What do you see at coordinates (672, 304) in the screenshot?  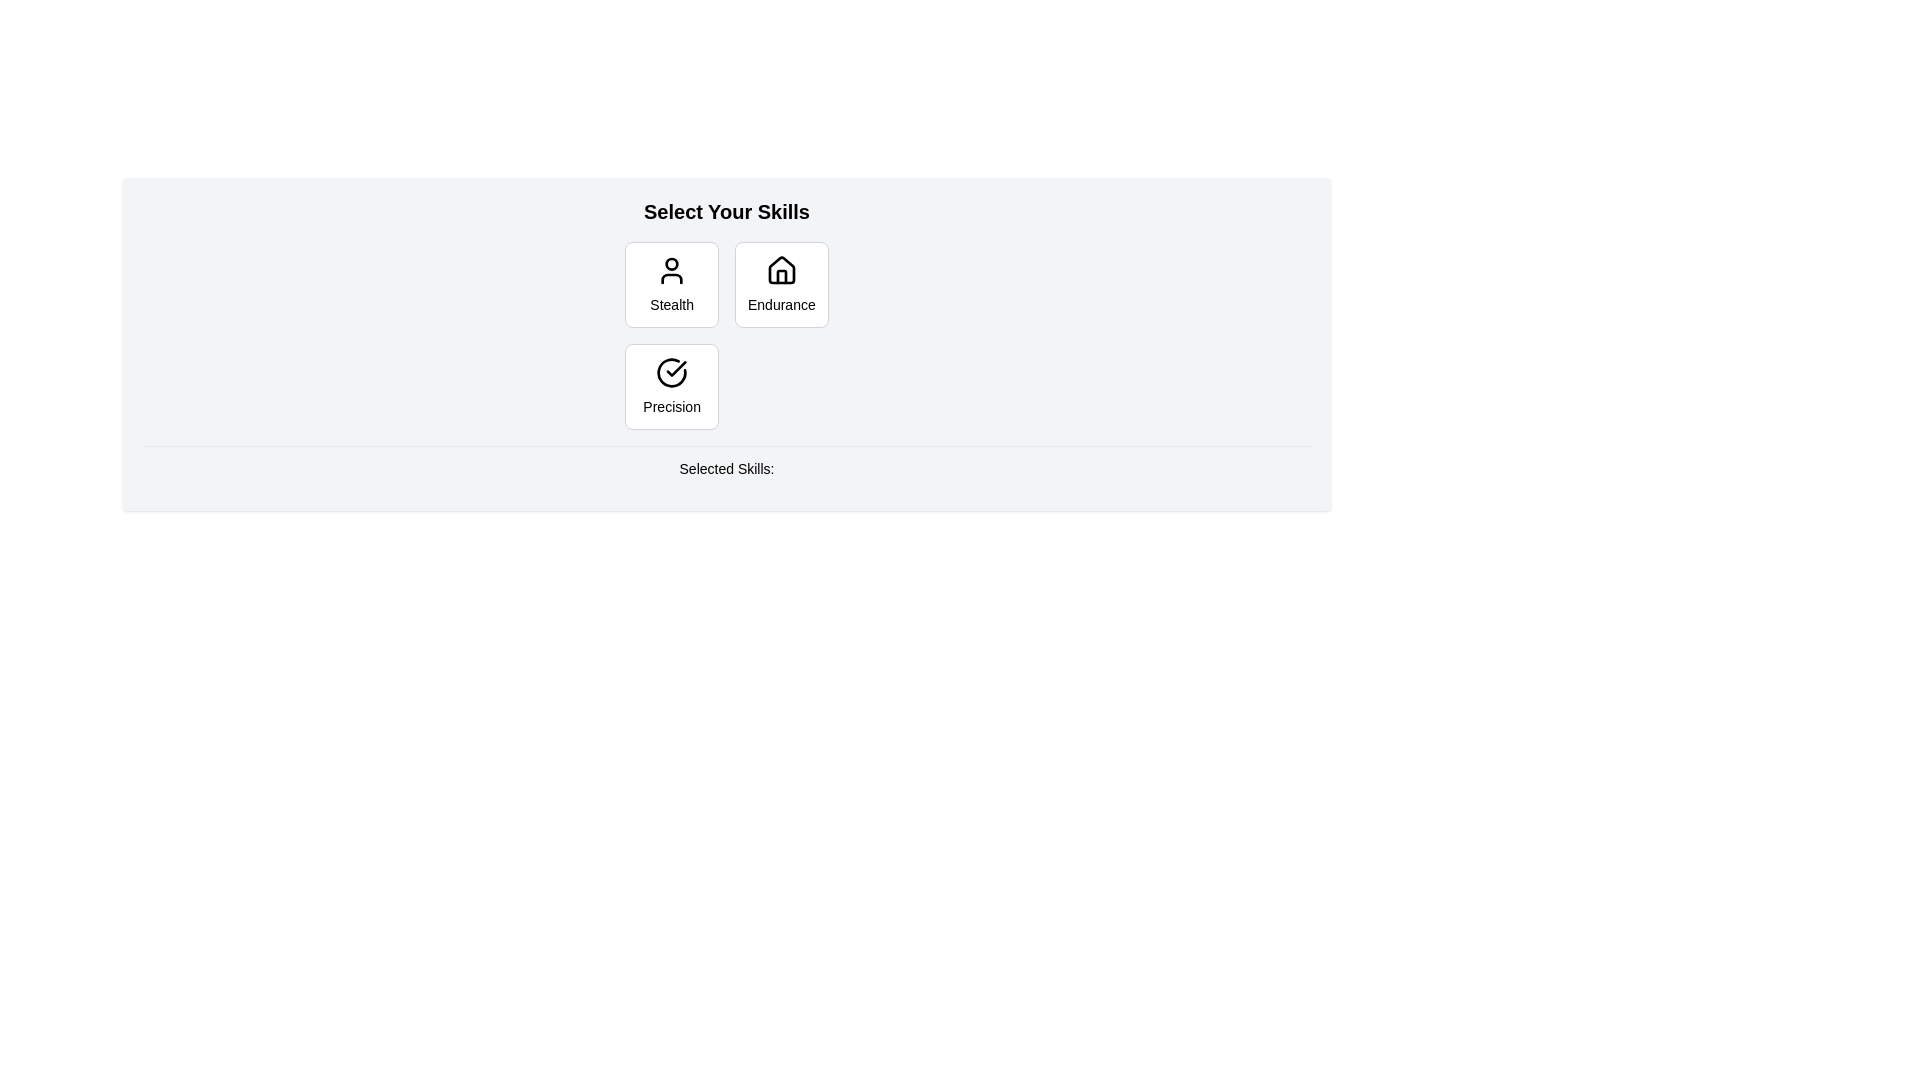 I see `text content of the 'Stealth' label, which is a small, bold, black text located at the bottom of a bordered rectangular card under a user icon` at bounding box center [672, 304].